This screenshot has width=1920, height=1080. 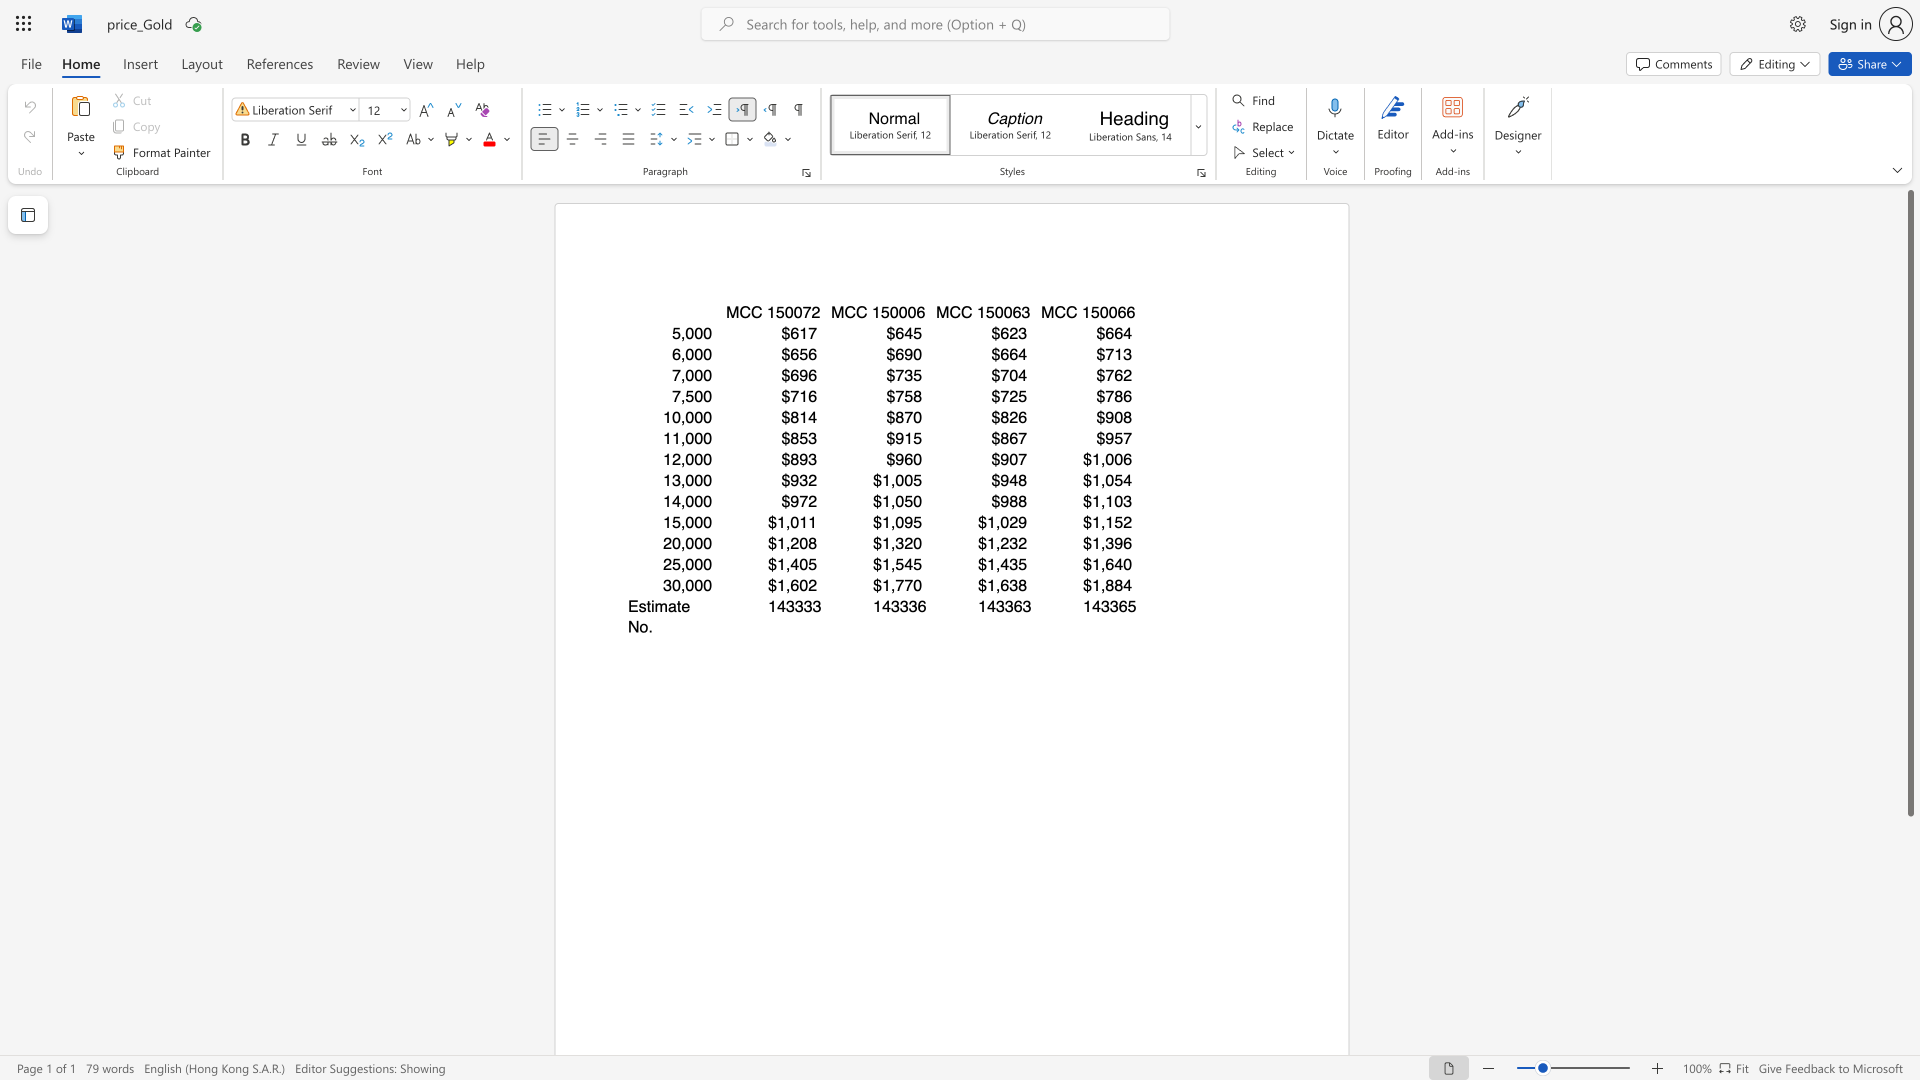 I want to click on the scrollbar on the side, so click(x=1909, y=859).